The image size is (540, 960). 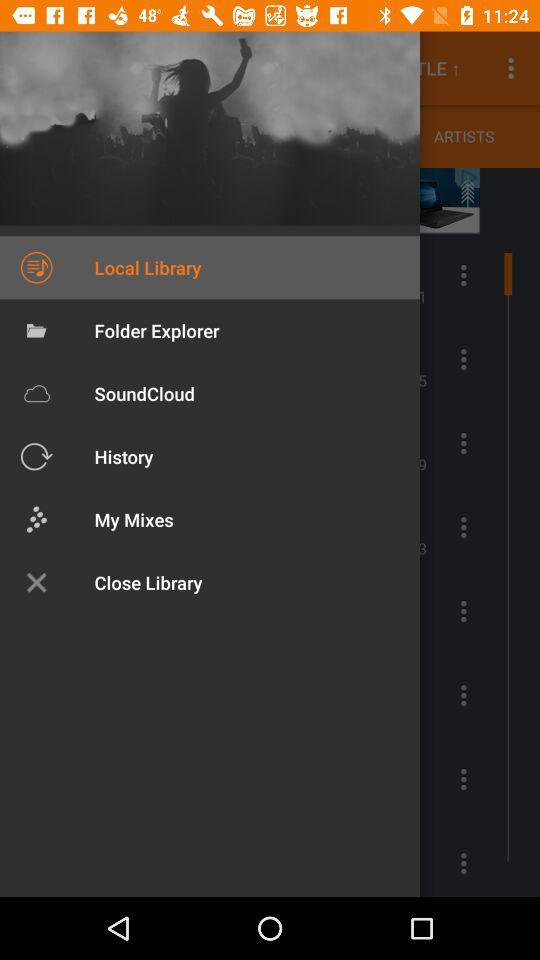 What do you see at coordinates (463, 359) in the screenshot?
I see `the more icon` at bounding box center [463, 359].